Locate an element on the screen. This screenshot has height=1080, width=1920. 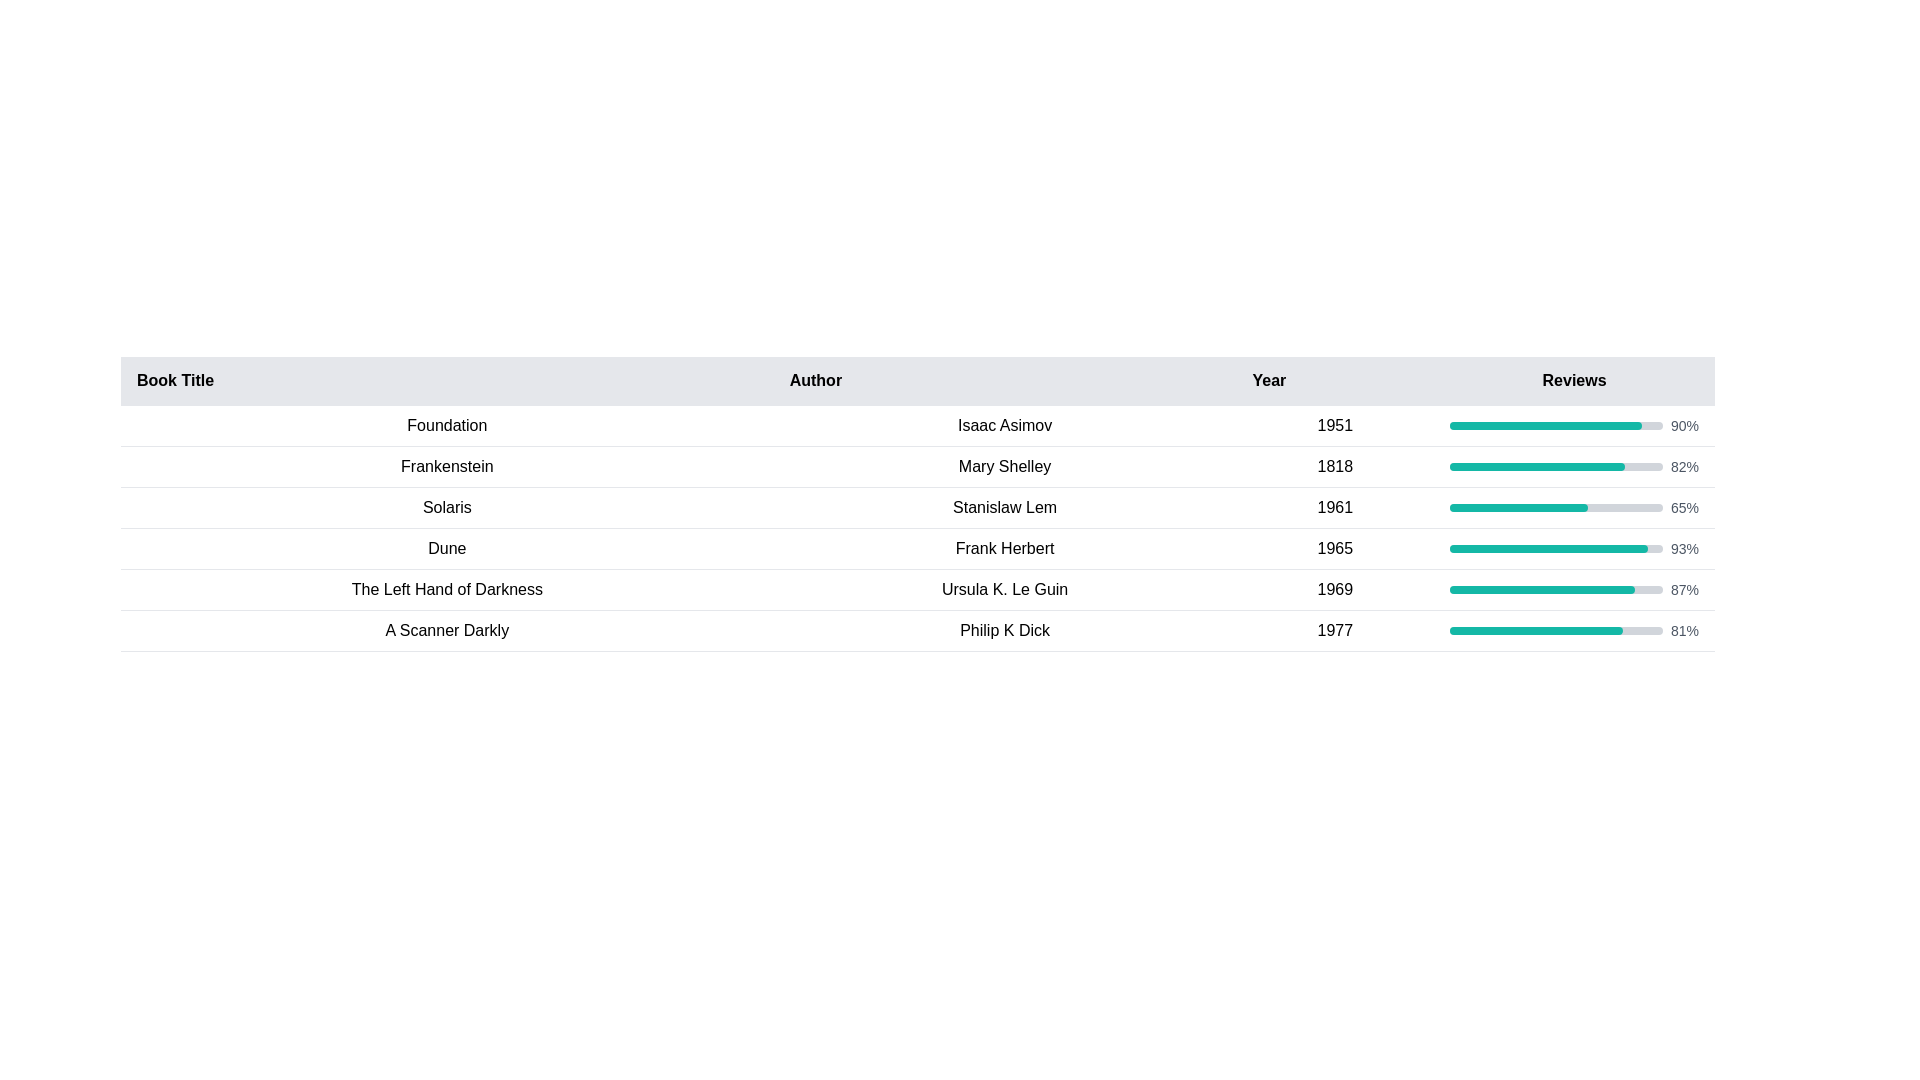
the first row of the table displaying book details by tabbing to it is located at coordinates (916, 424).